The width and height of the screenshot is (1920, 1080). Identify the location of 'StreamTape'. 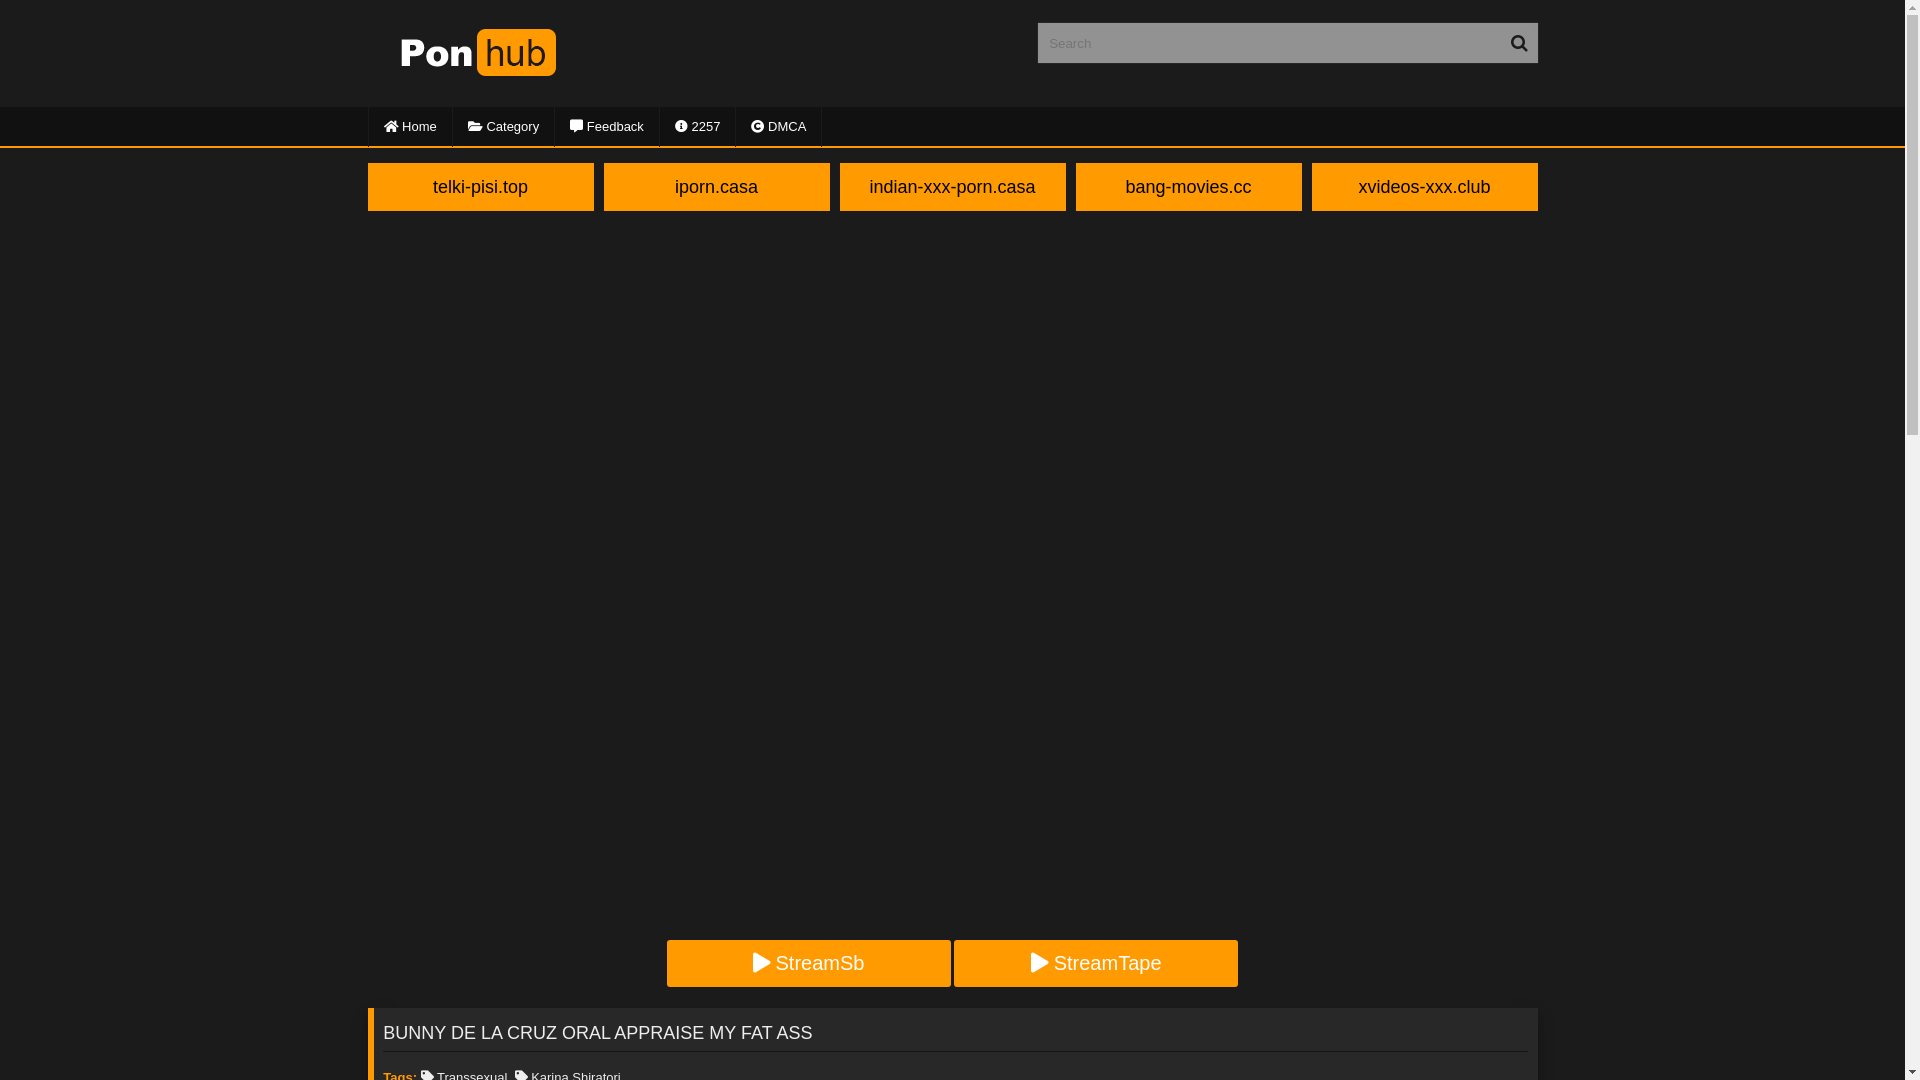
(1094, 962).